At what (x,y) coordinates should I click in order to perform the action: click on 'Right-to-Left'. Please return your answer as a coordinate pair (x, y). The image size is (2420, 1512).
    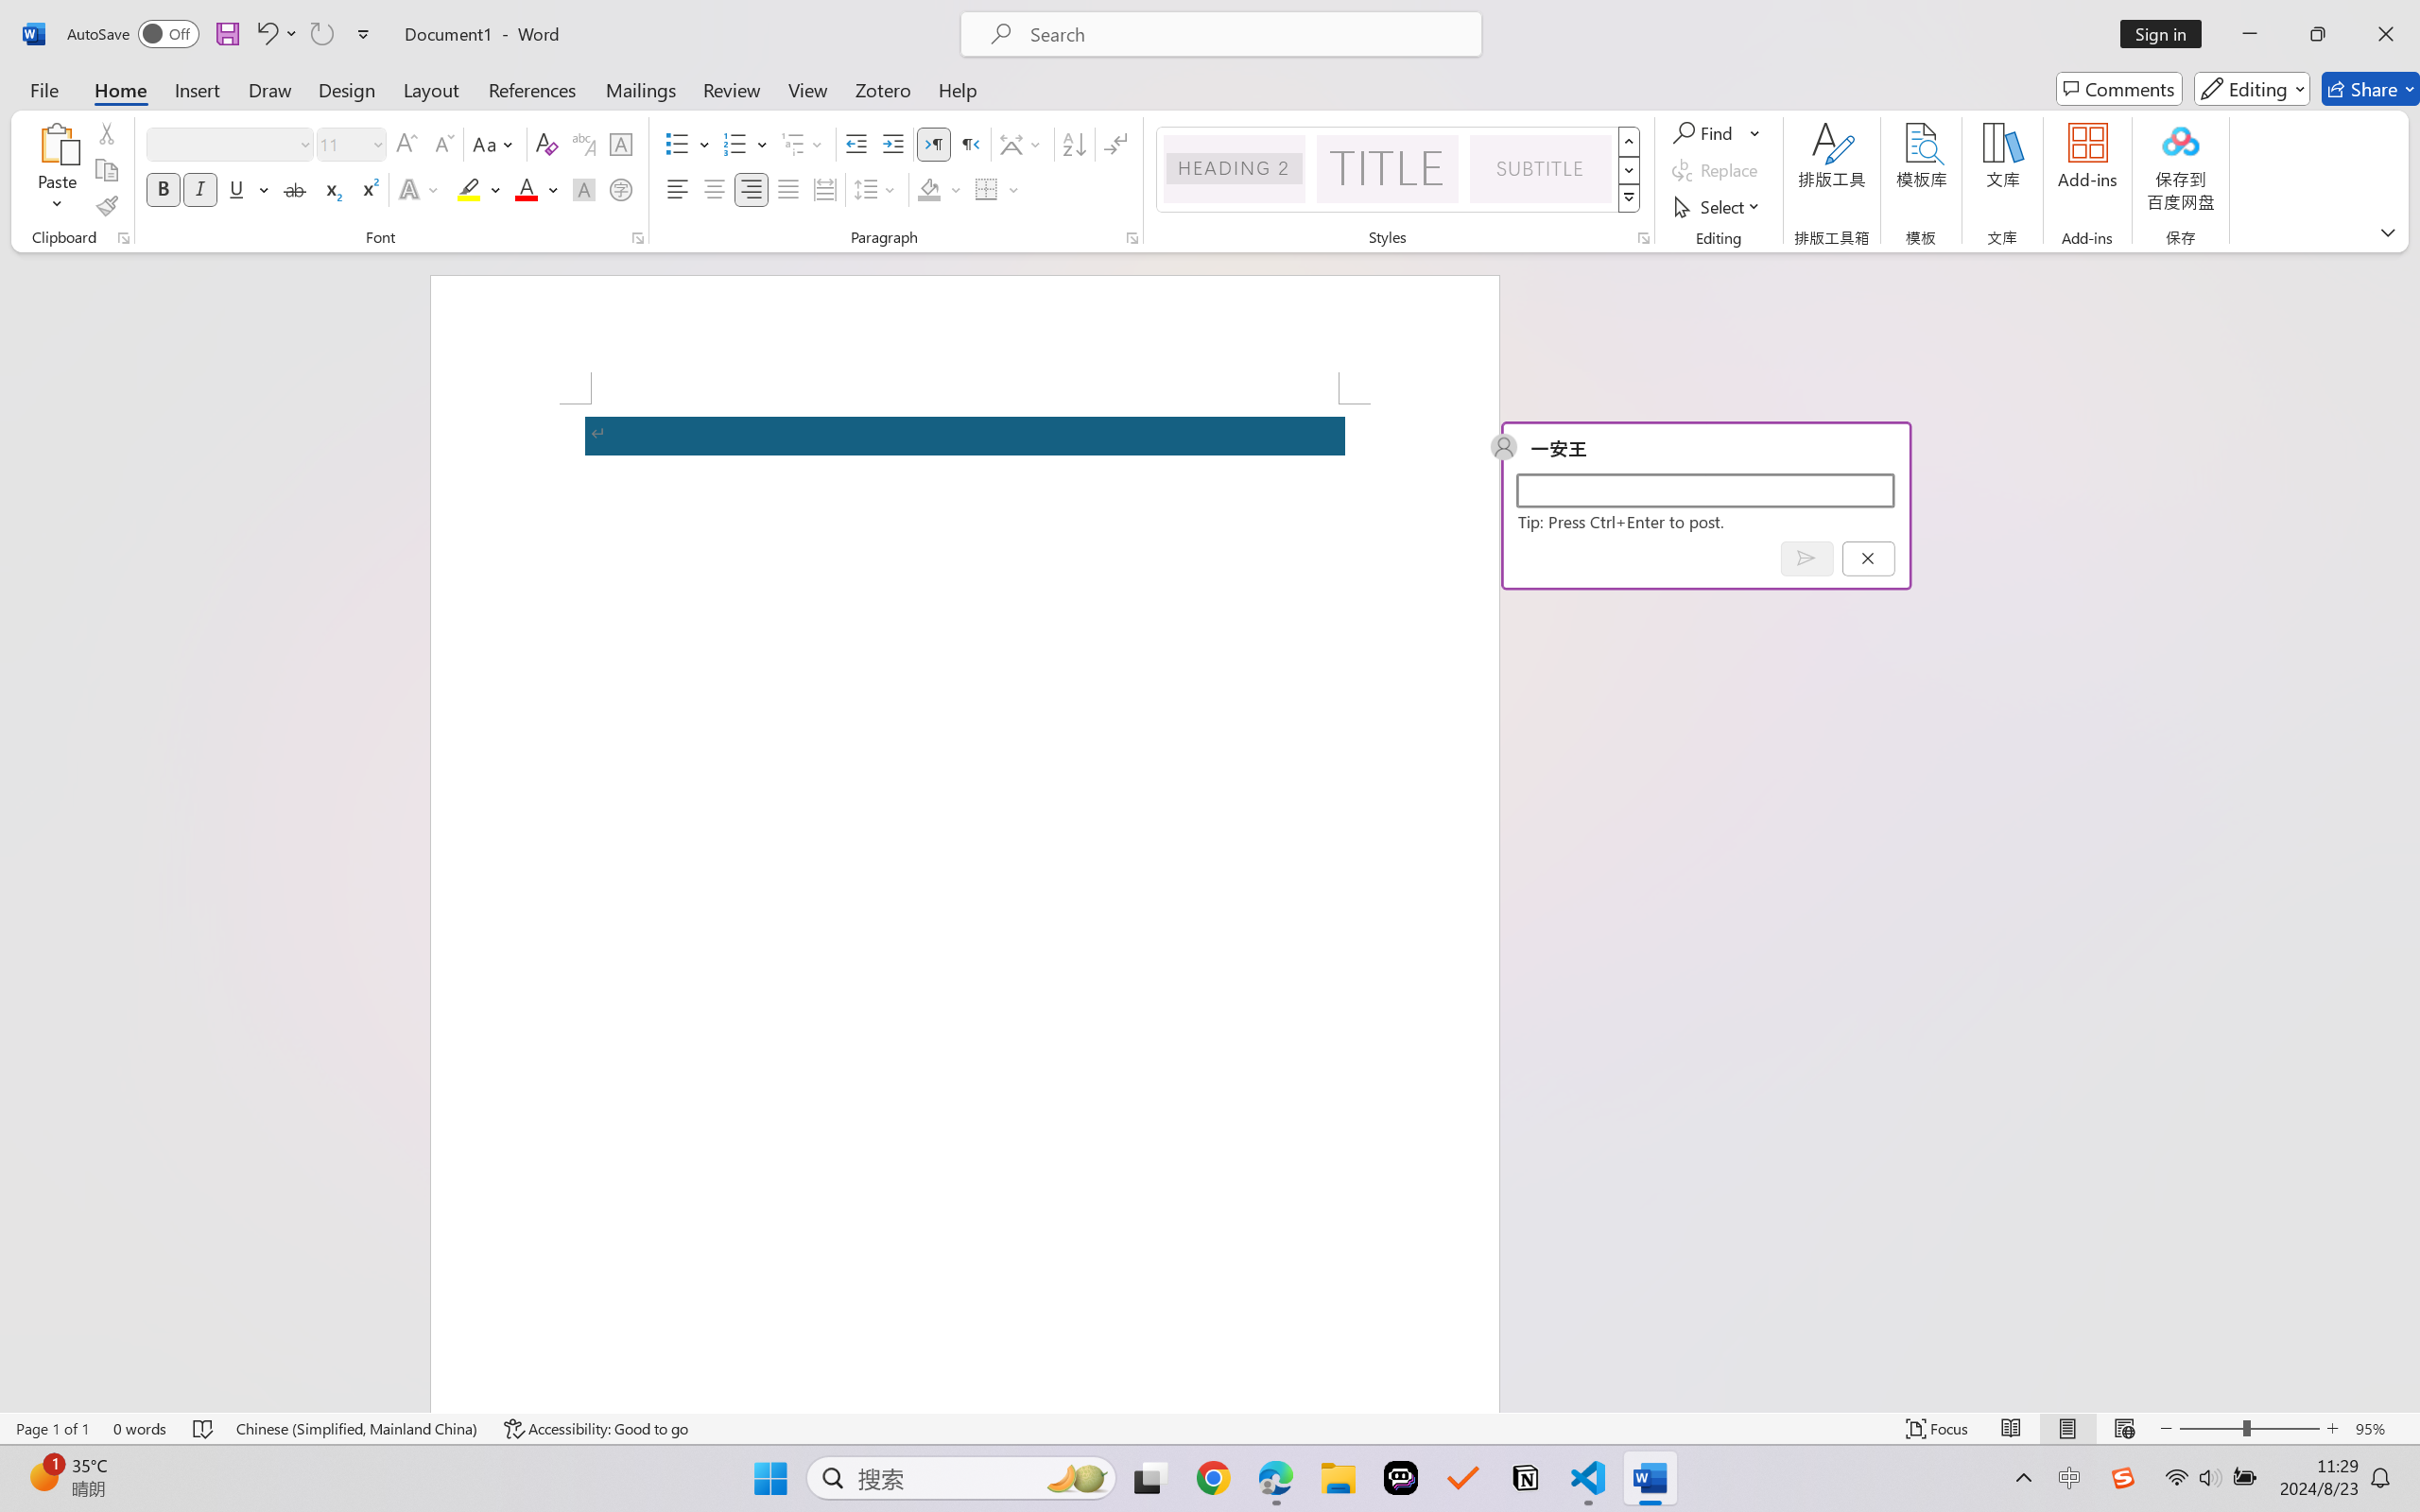
    Looking at the image, I should click on (969, 144).